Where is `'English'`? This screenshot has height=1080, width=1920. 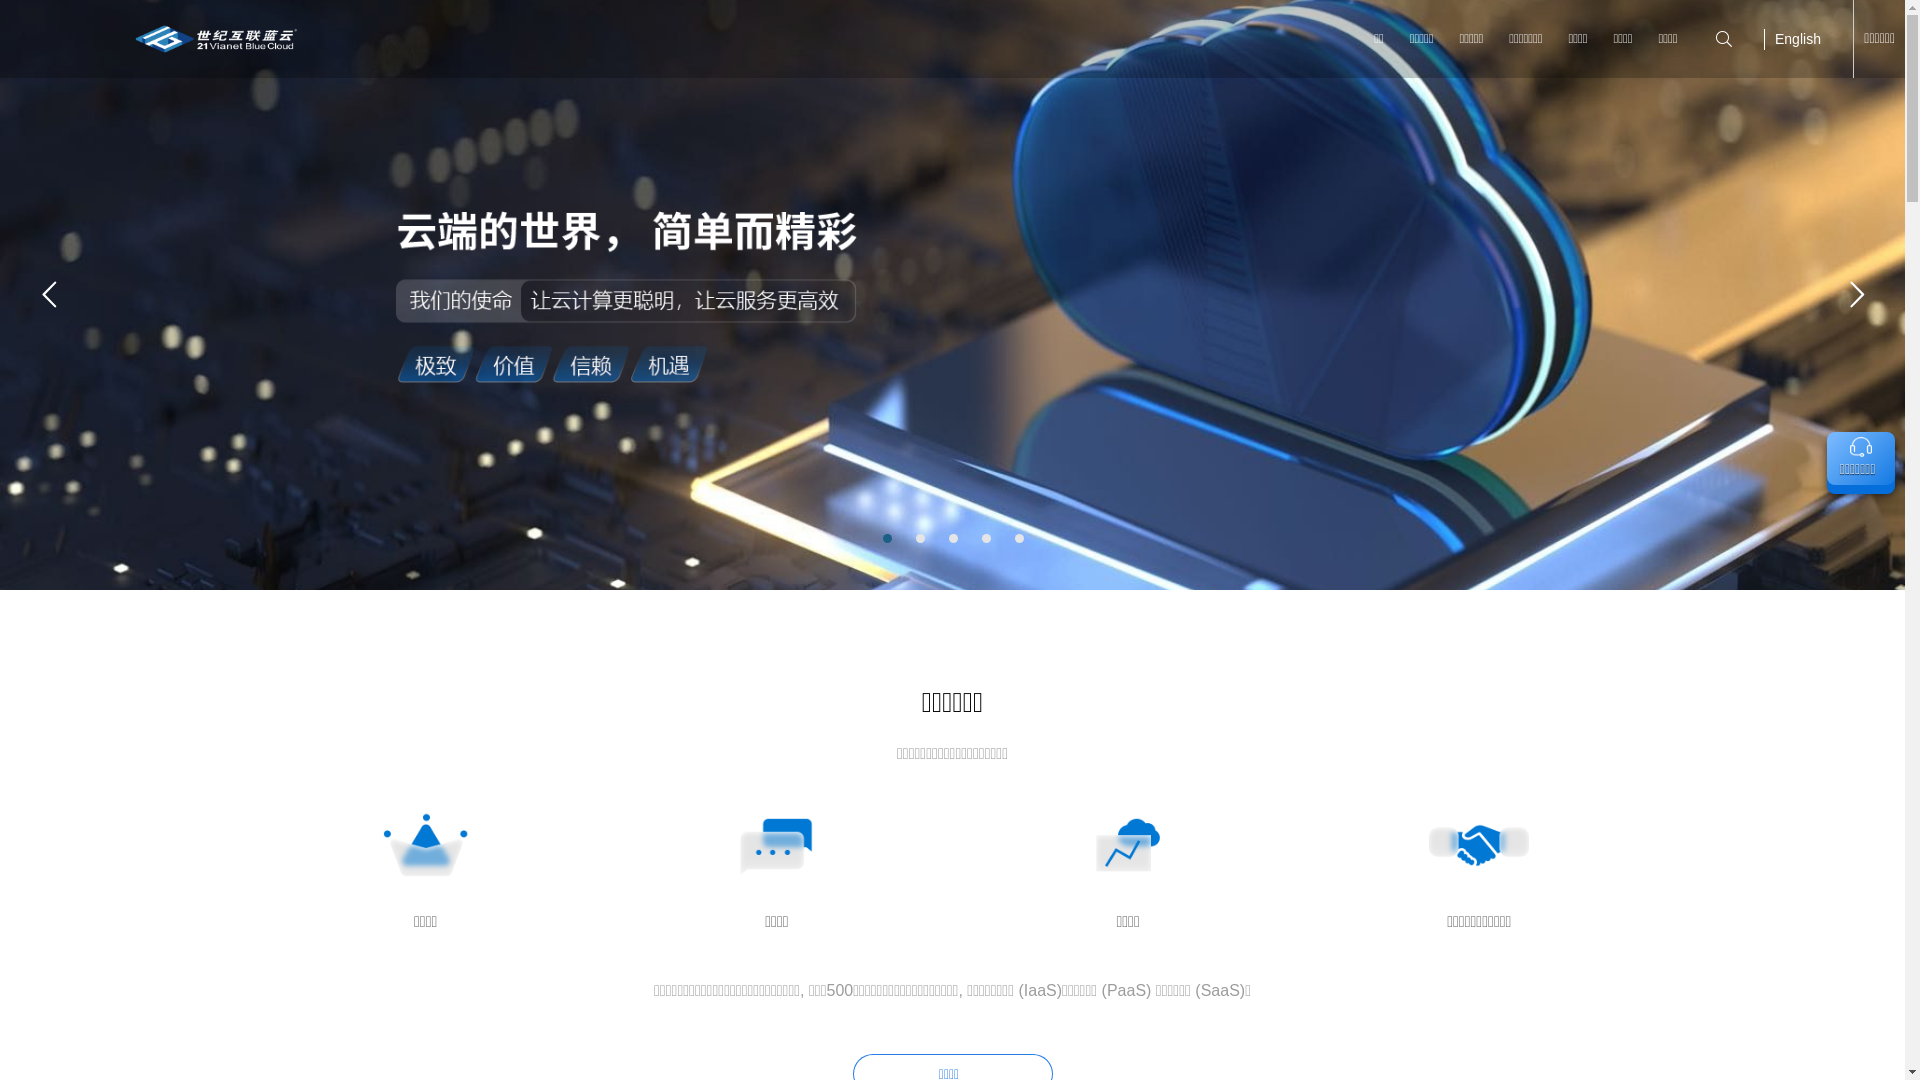 'English' is located at coordinates (1798, 38).